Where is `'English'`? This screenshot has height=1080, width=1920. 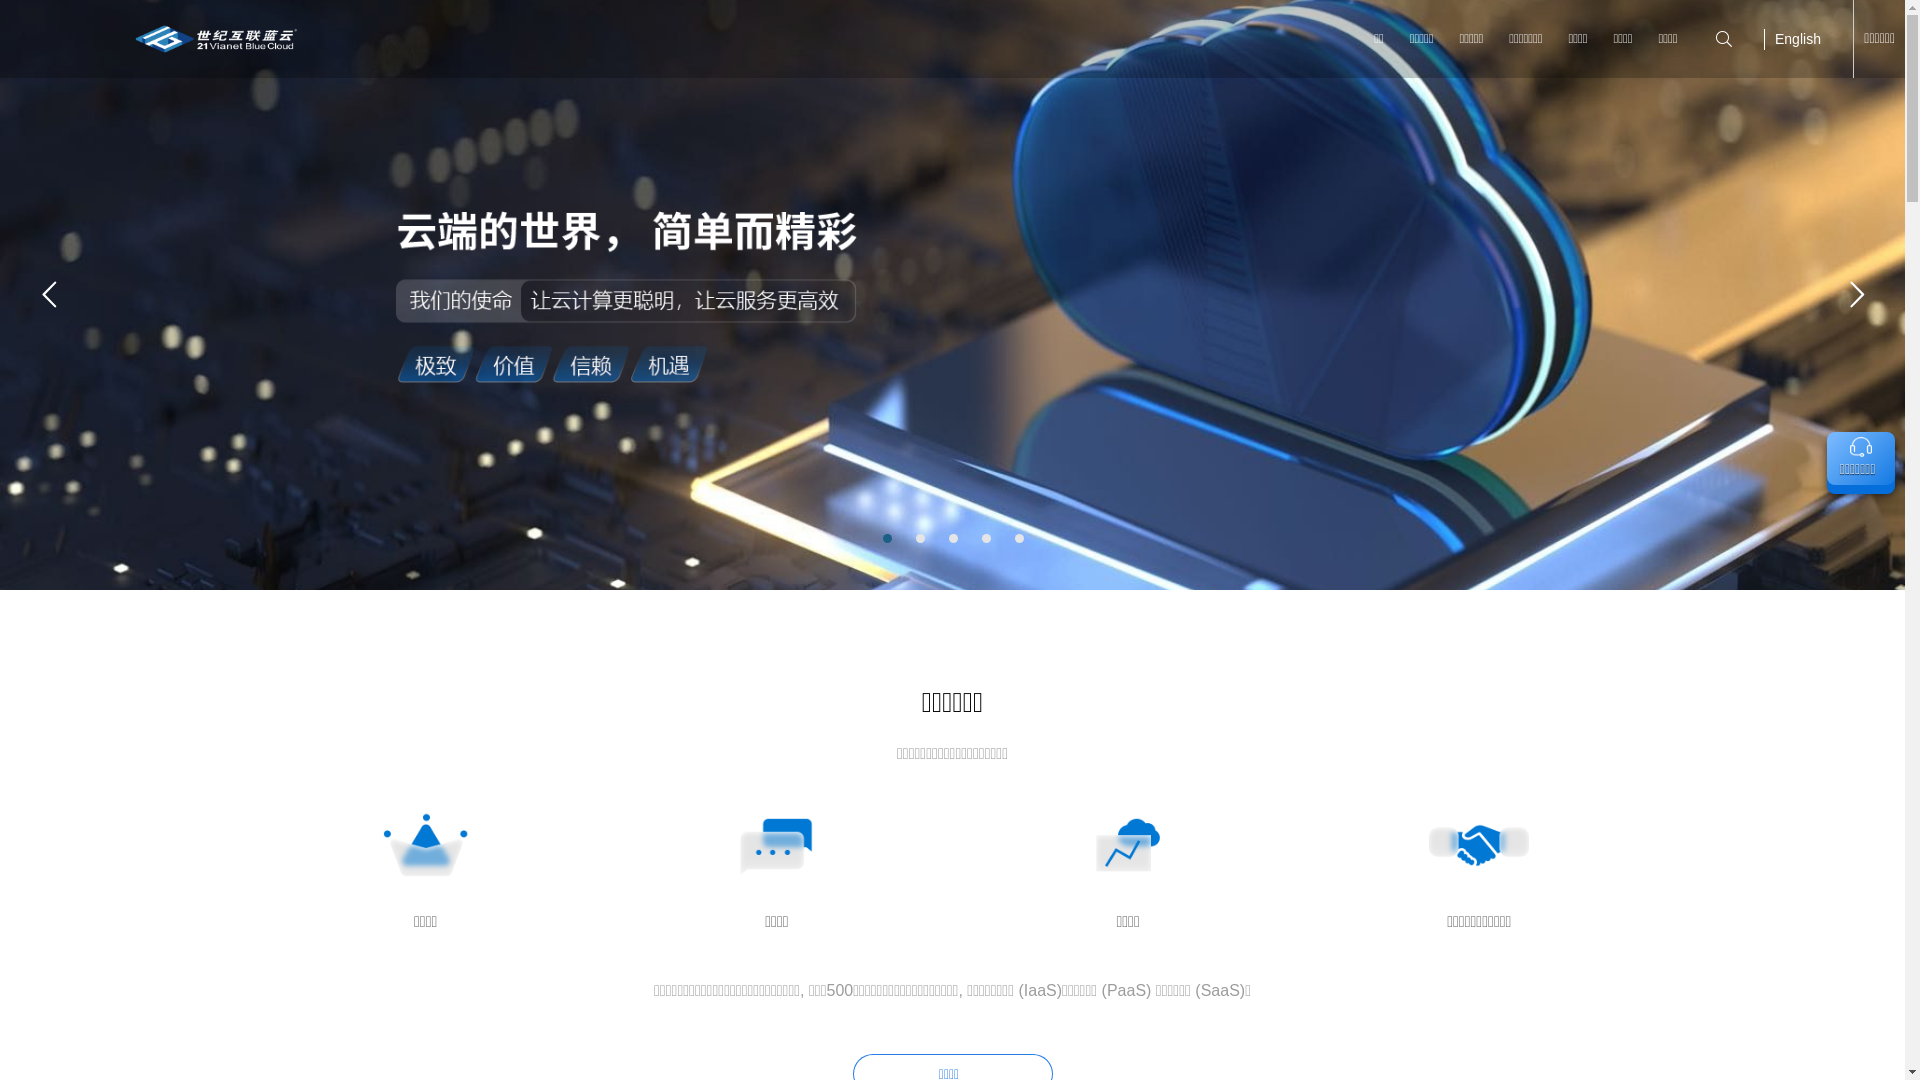 'English' is located at coordinates (1798, 38).